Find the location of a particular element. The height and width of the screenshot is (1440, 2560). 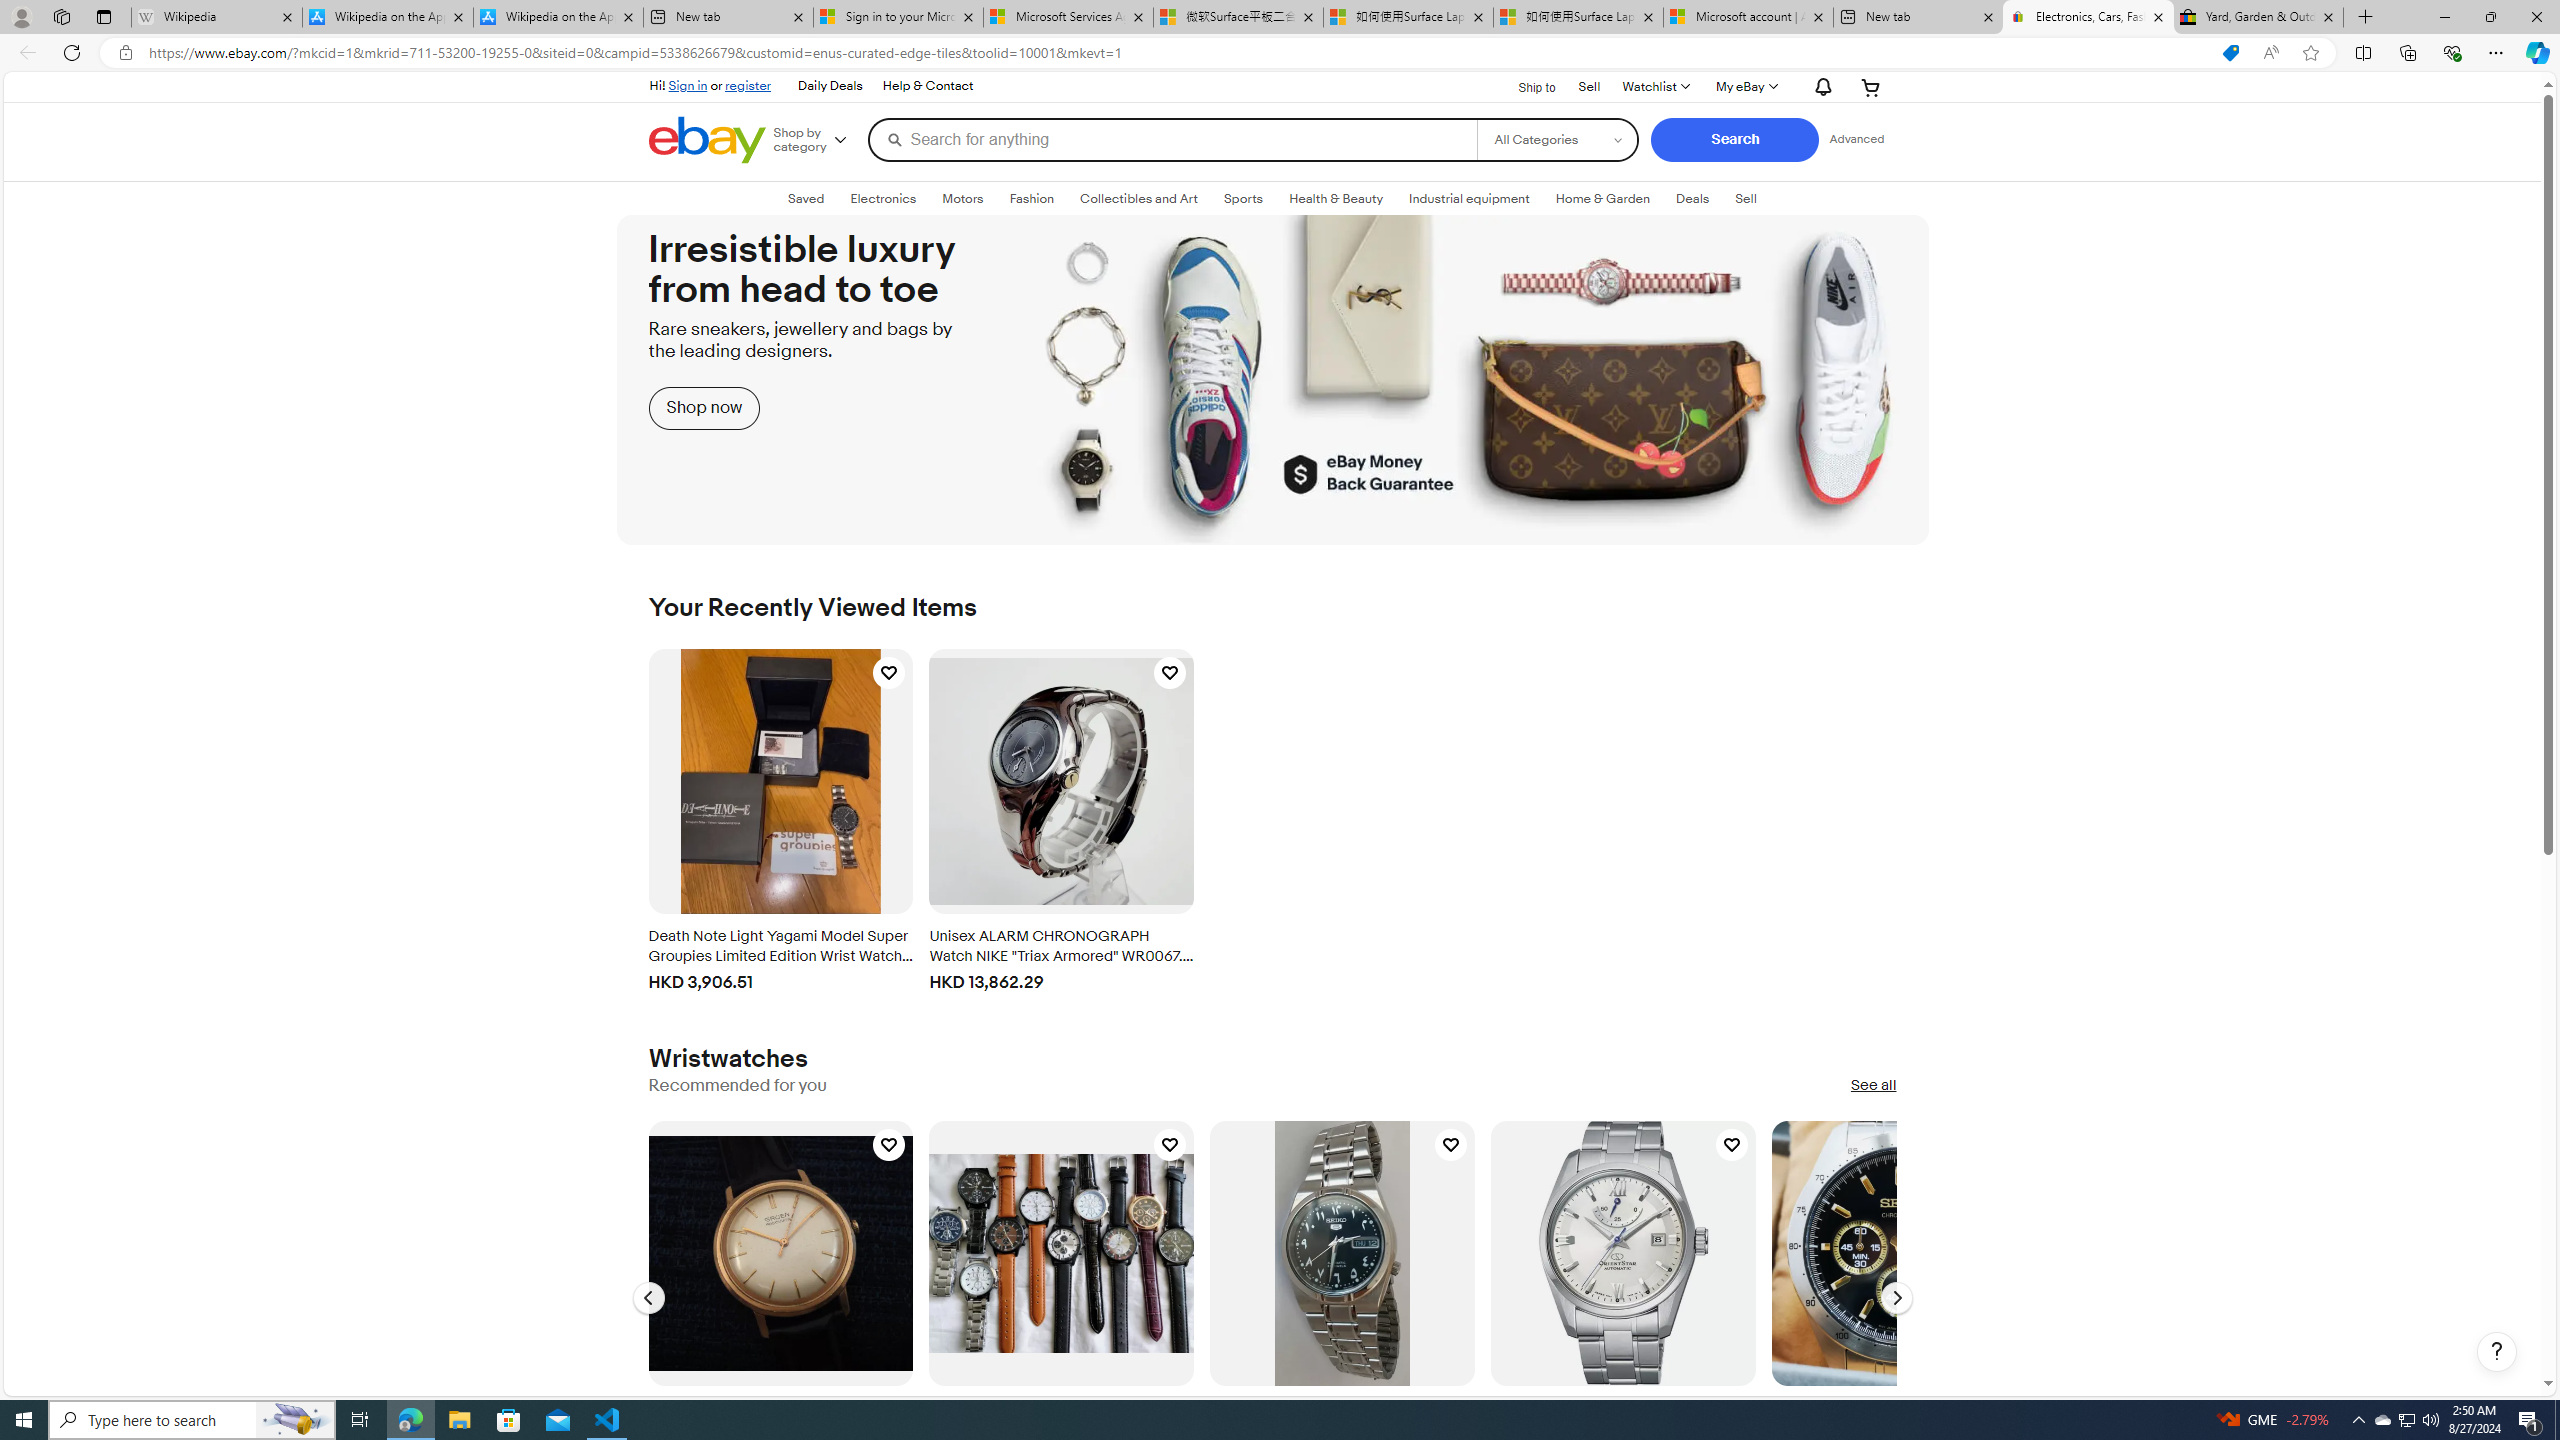

'Ship to' is located at coordinates (1524, 87).